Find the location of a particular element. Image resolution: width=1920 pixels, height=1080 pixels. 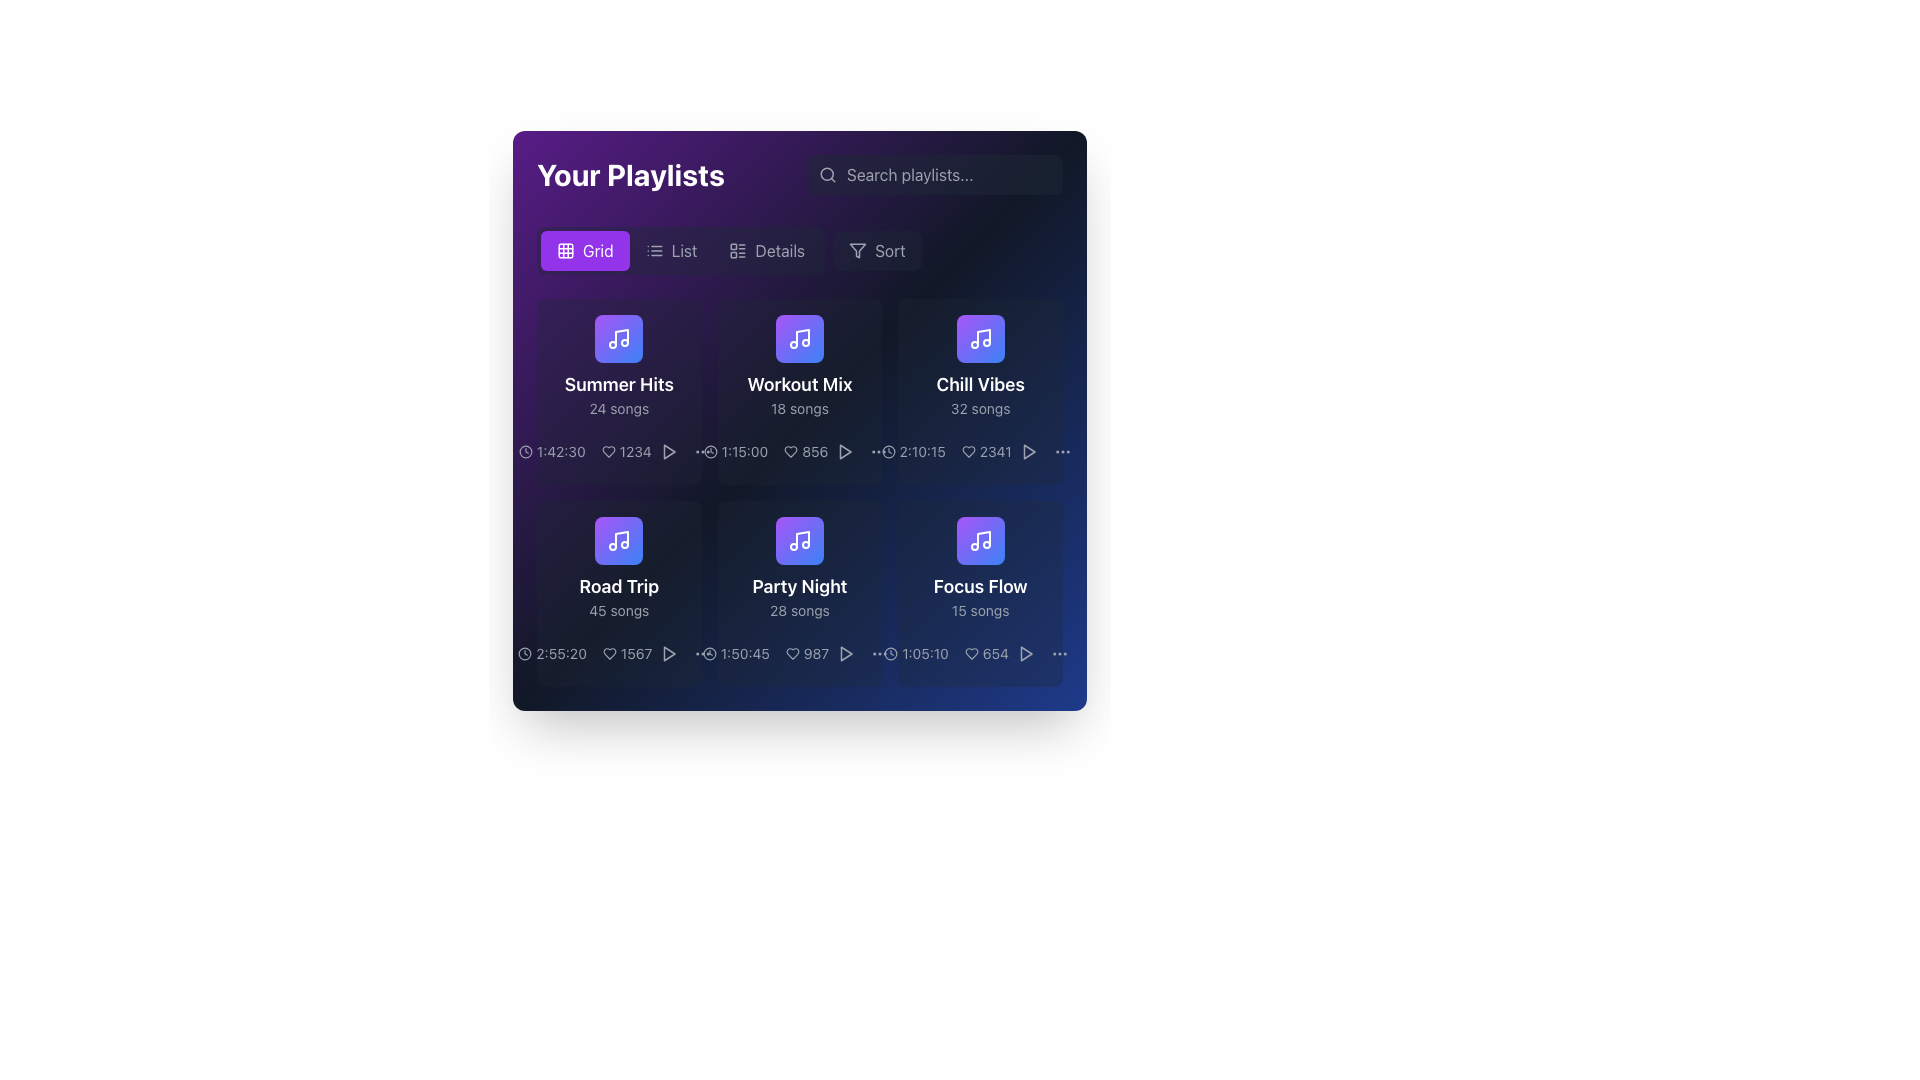

text block containing the title and description of the playlist, located in the second card of the first row in a grid layout, positioned below the music note icon and above the playlist statistics is located at coordinates (800, 394).